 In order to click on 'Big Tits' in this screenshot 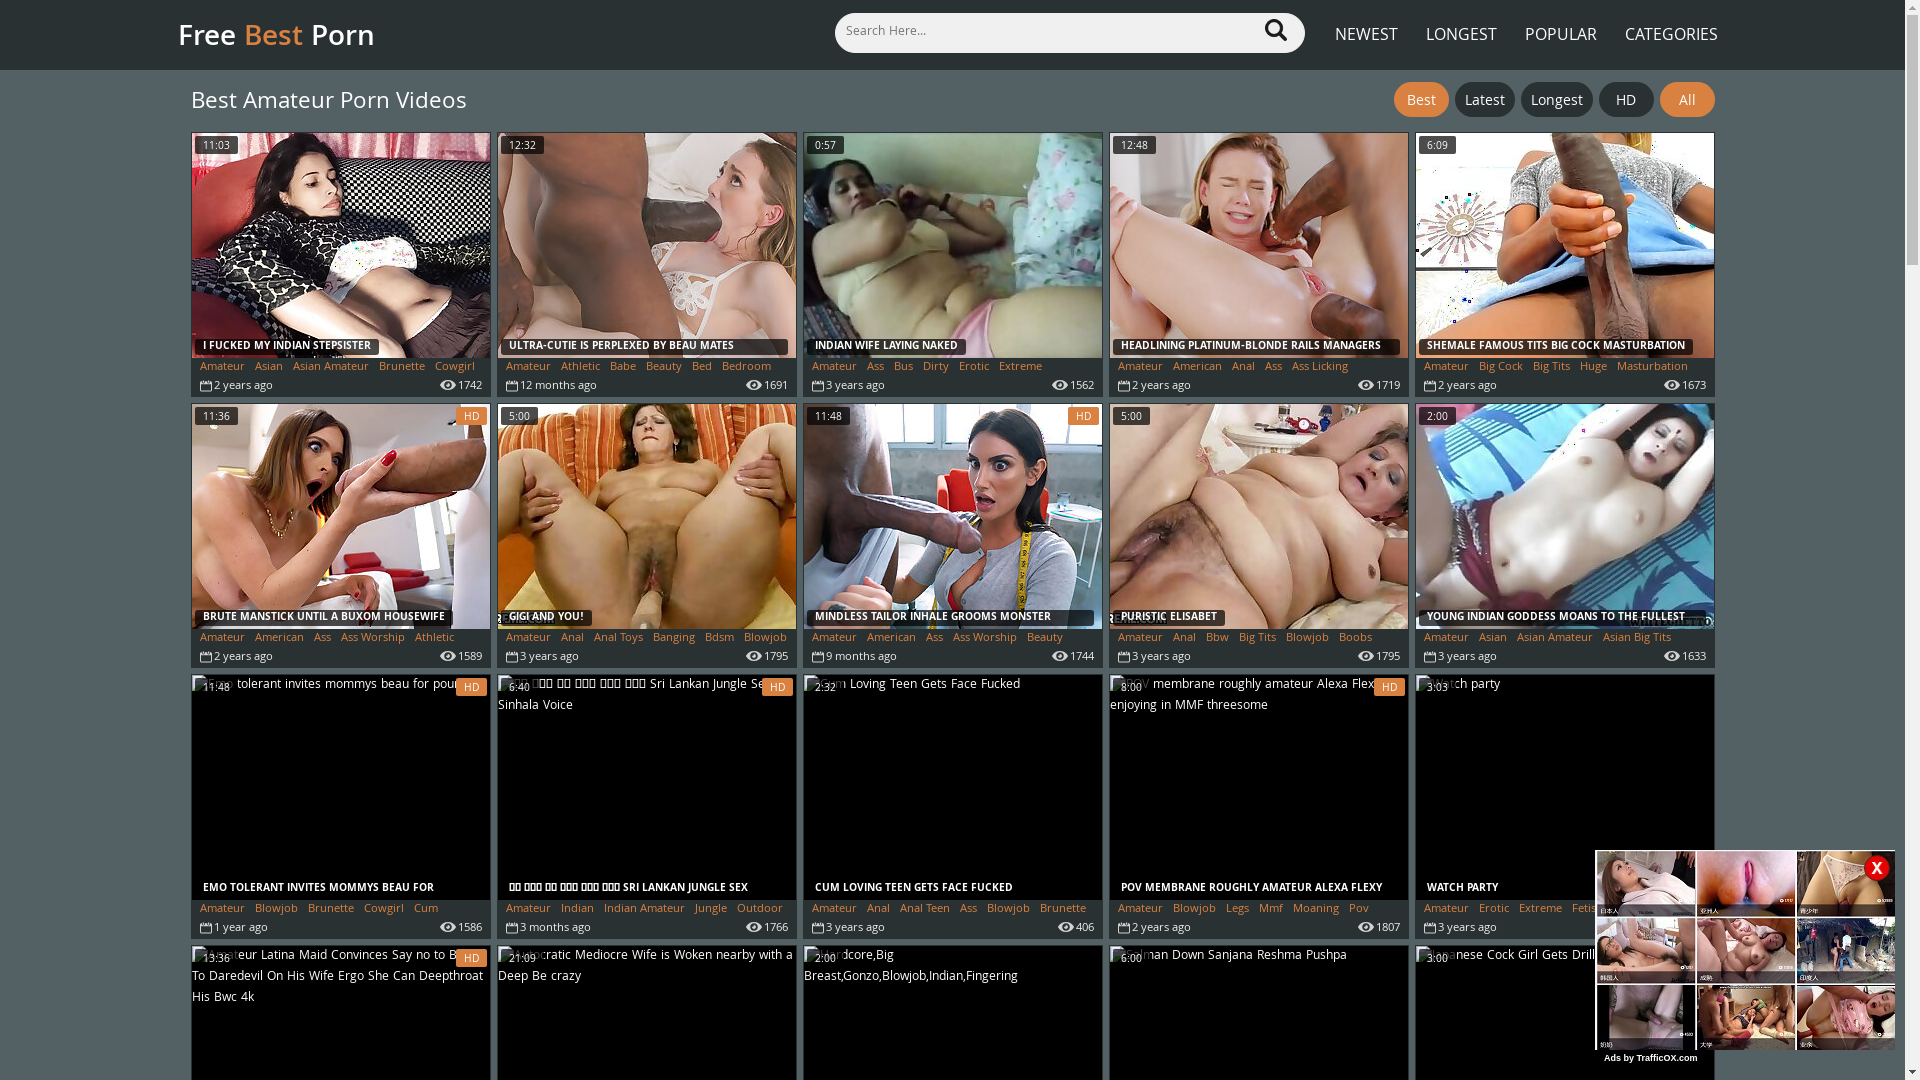, I will do `click(1549, 367)`.